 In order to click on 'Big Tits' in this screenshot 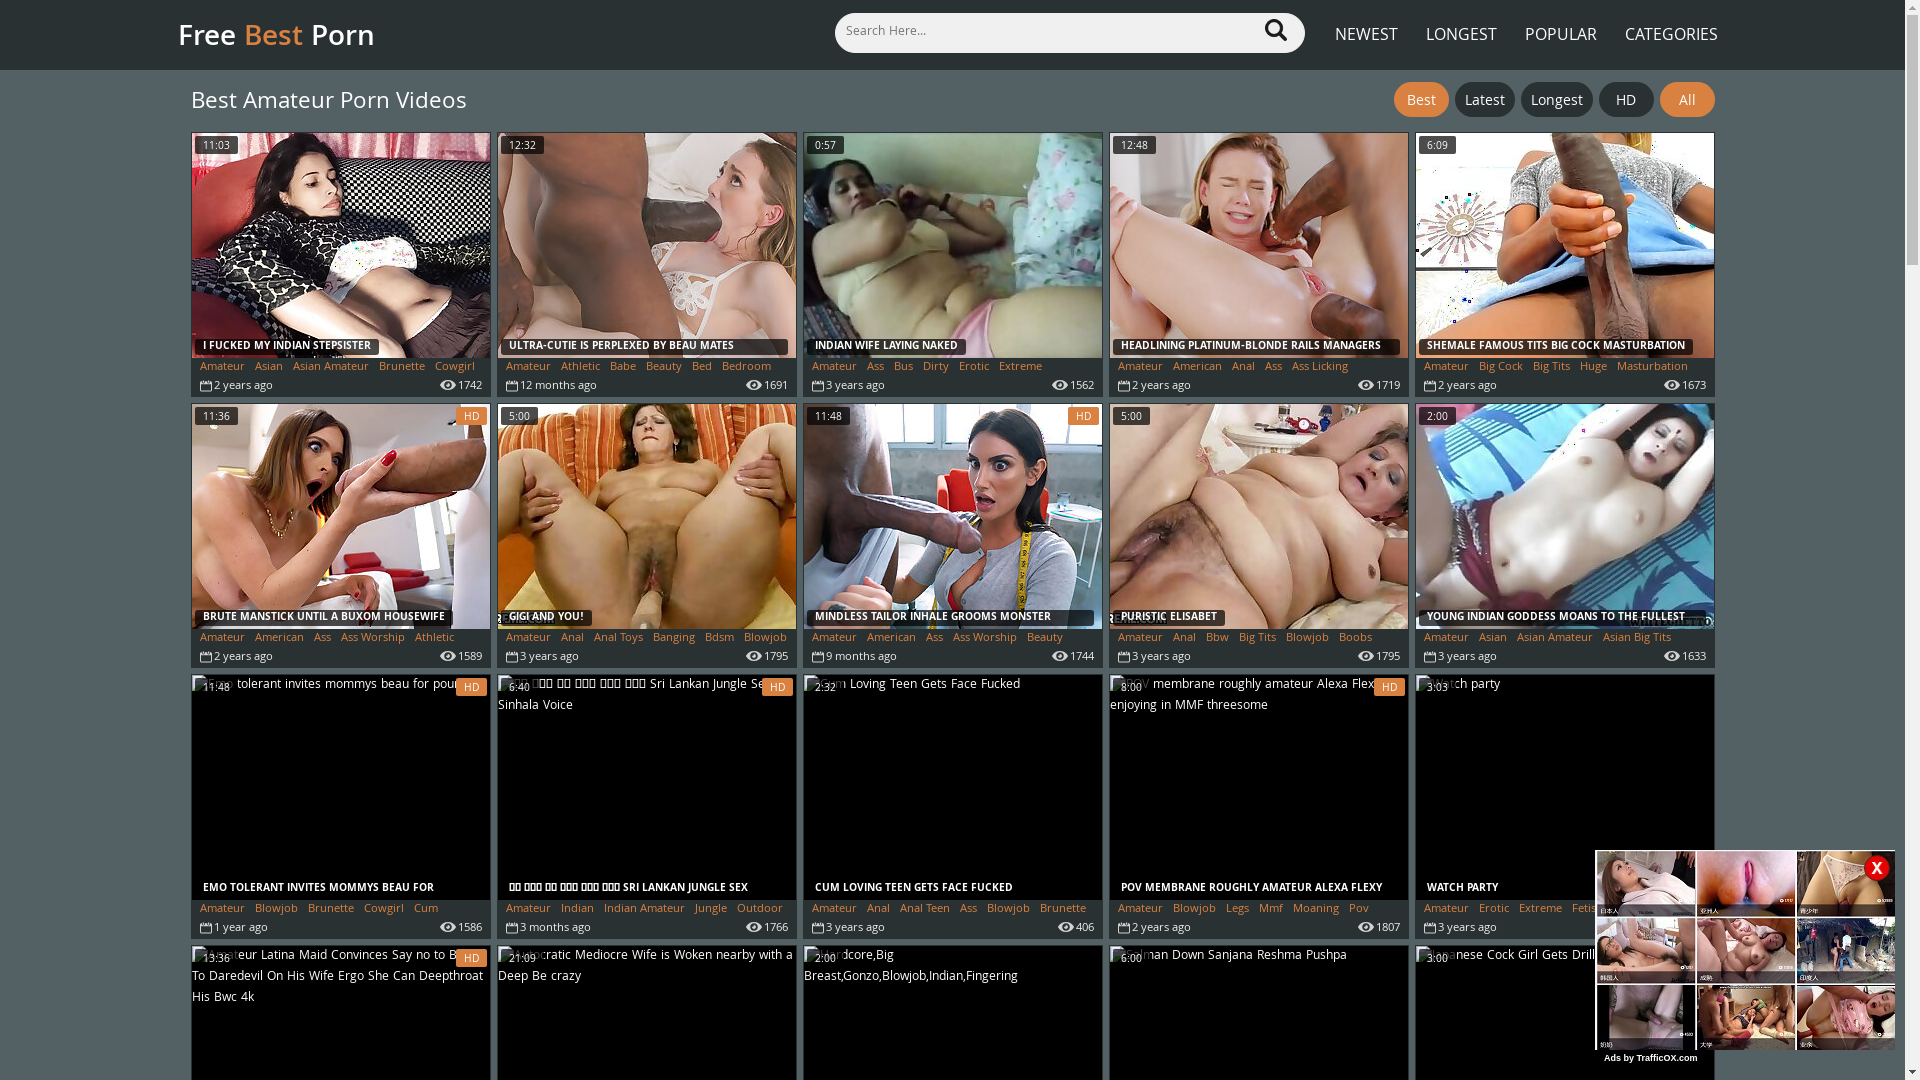, I will do `click(1549, 367)`.